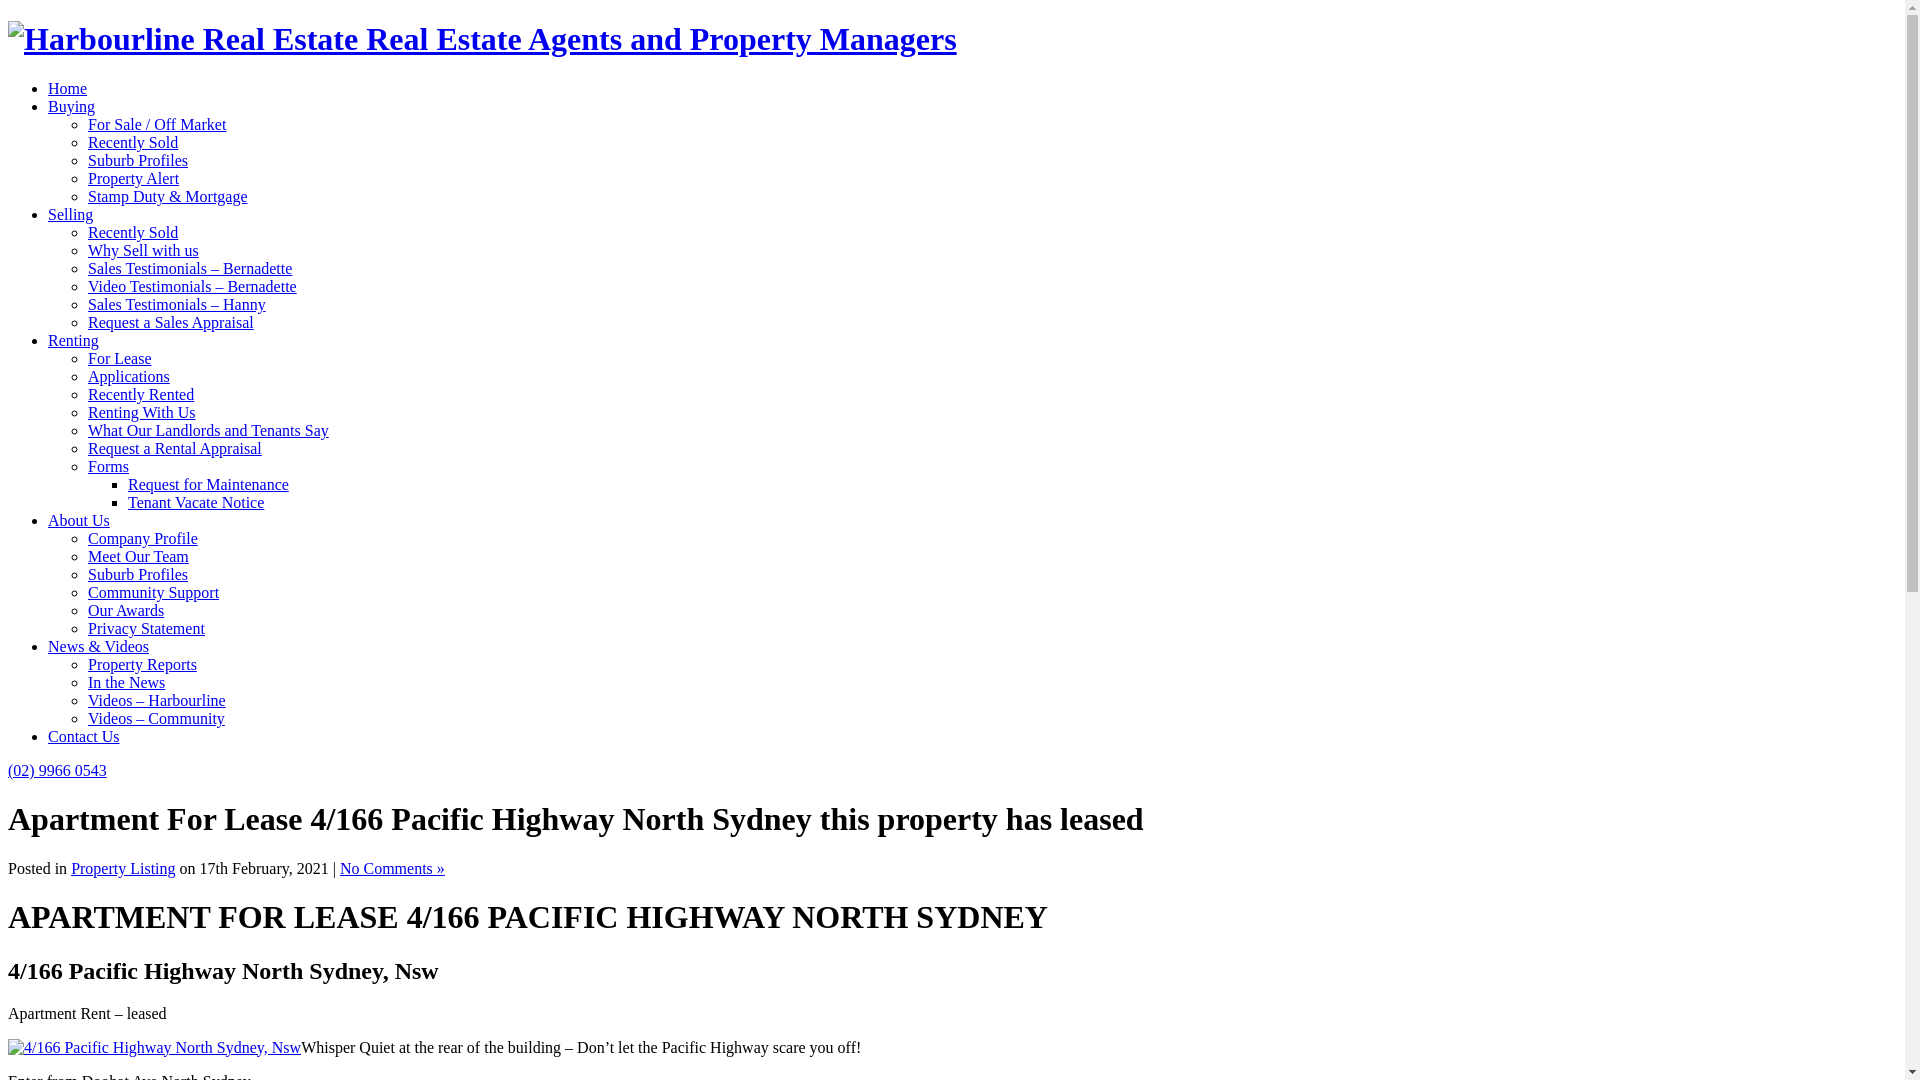  What do you see at coordinates (132, 231) in the screenshot?
I see `'Recently Sold'` at bounding box center [132, 231].